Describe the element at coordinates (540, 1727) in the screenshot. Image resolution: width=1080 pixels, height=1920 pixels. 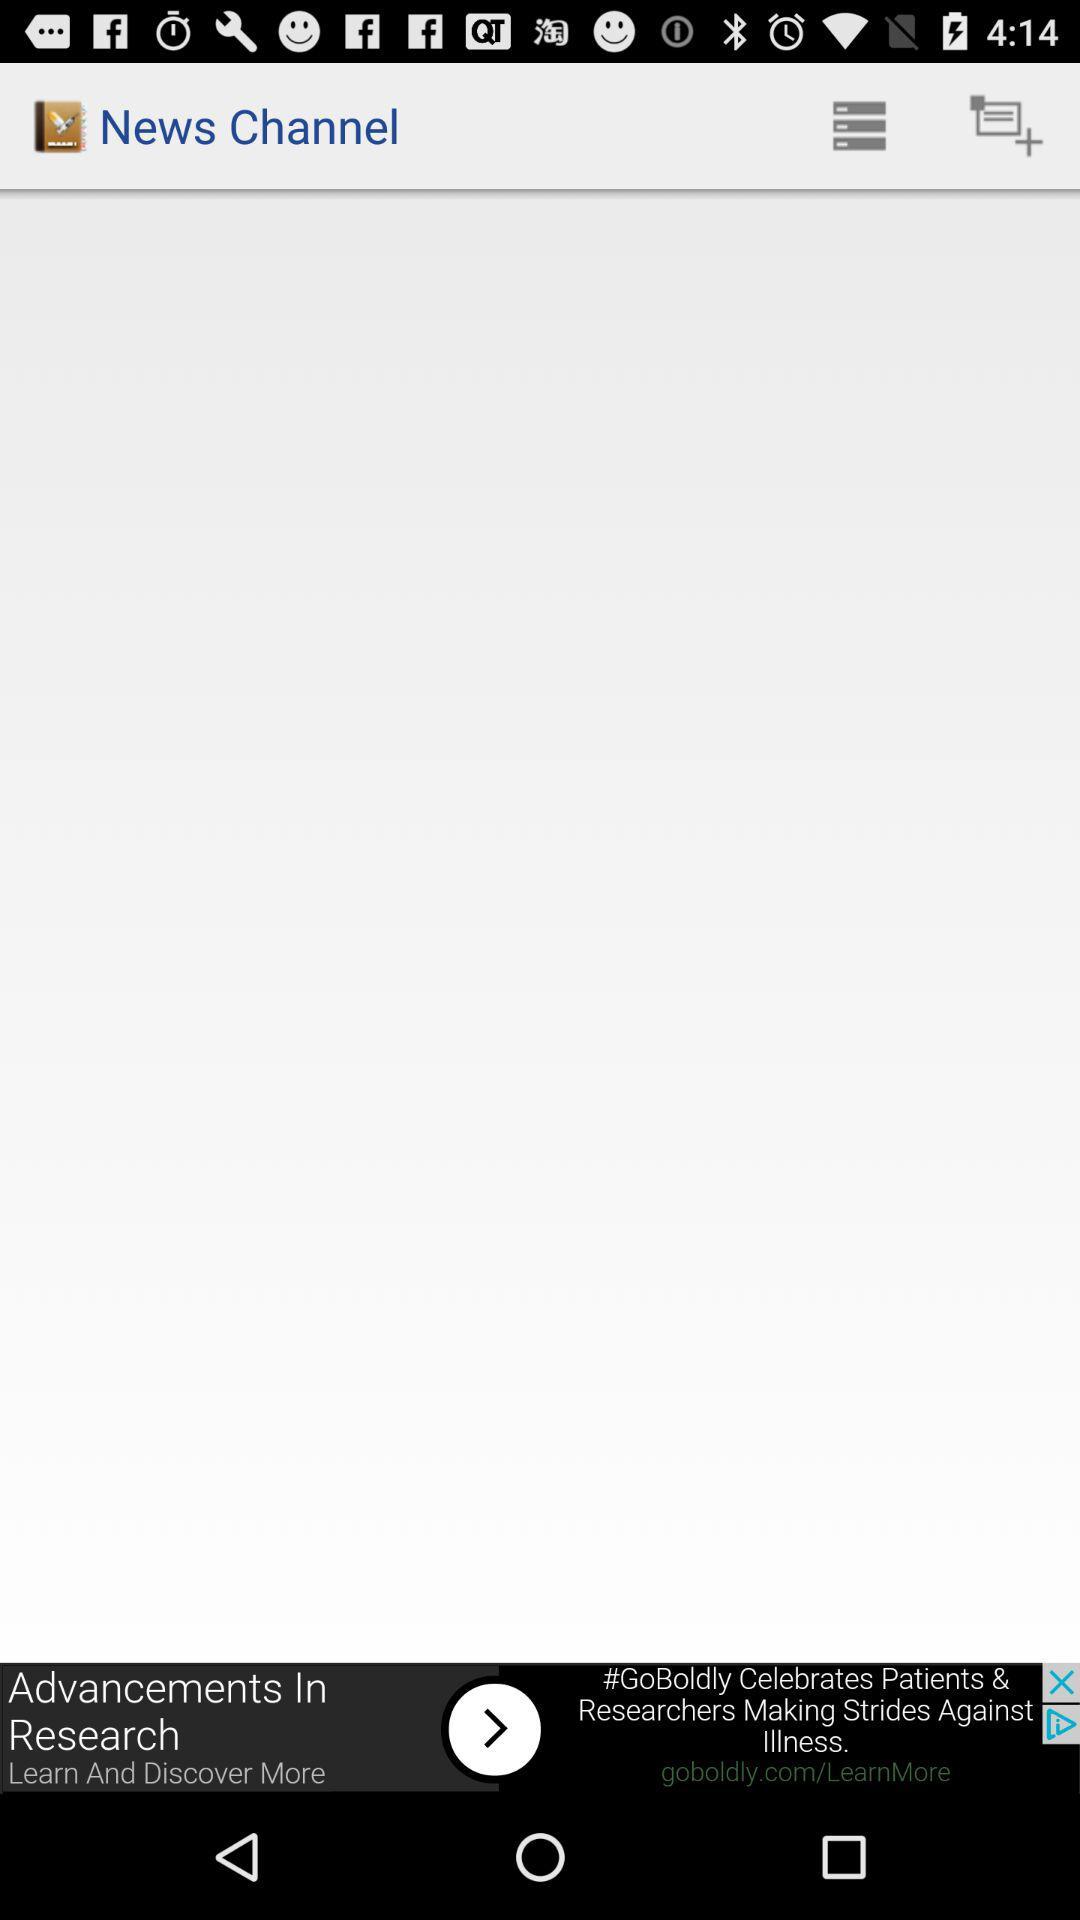
I see `open advertisement` at that location.